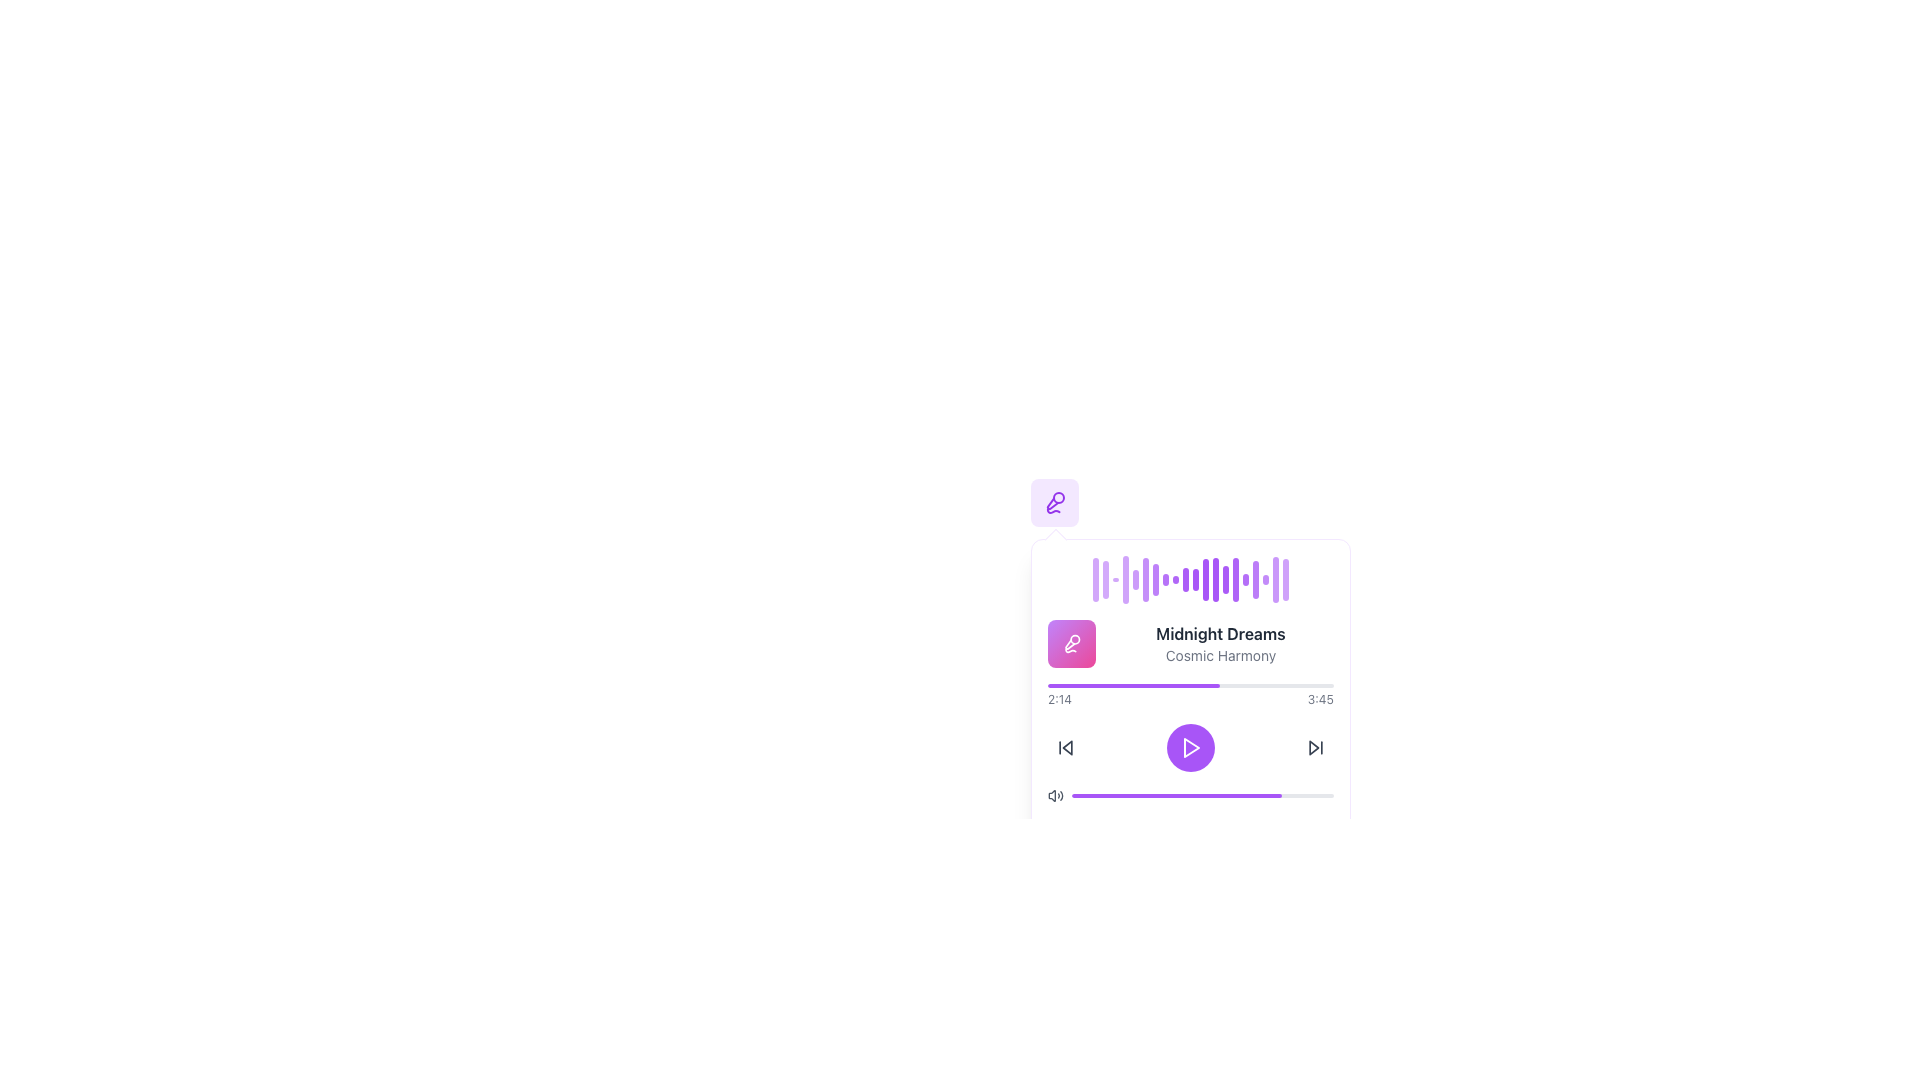 This screenshot has height=1080, width=1920. I want to click on the 19th vertical purple rounded rectangle representing audio waves in the audio player interface, located above the title 'Midnight Dreams', so click(1275, 579).